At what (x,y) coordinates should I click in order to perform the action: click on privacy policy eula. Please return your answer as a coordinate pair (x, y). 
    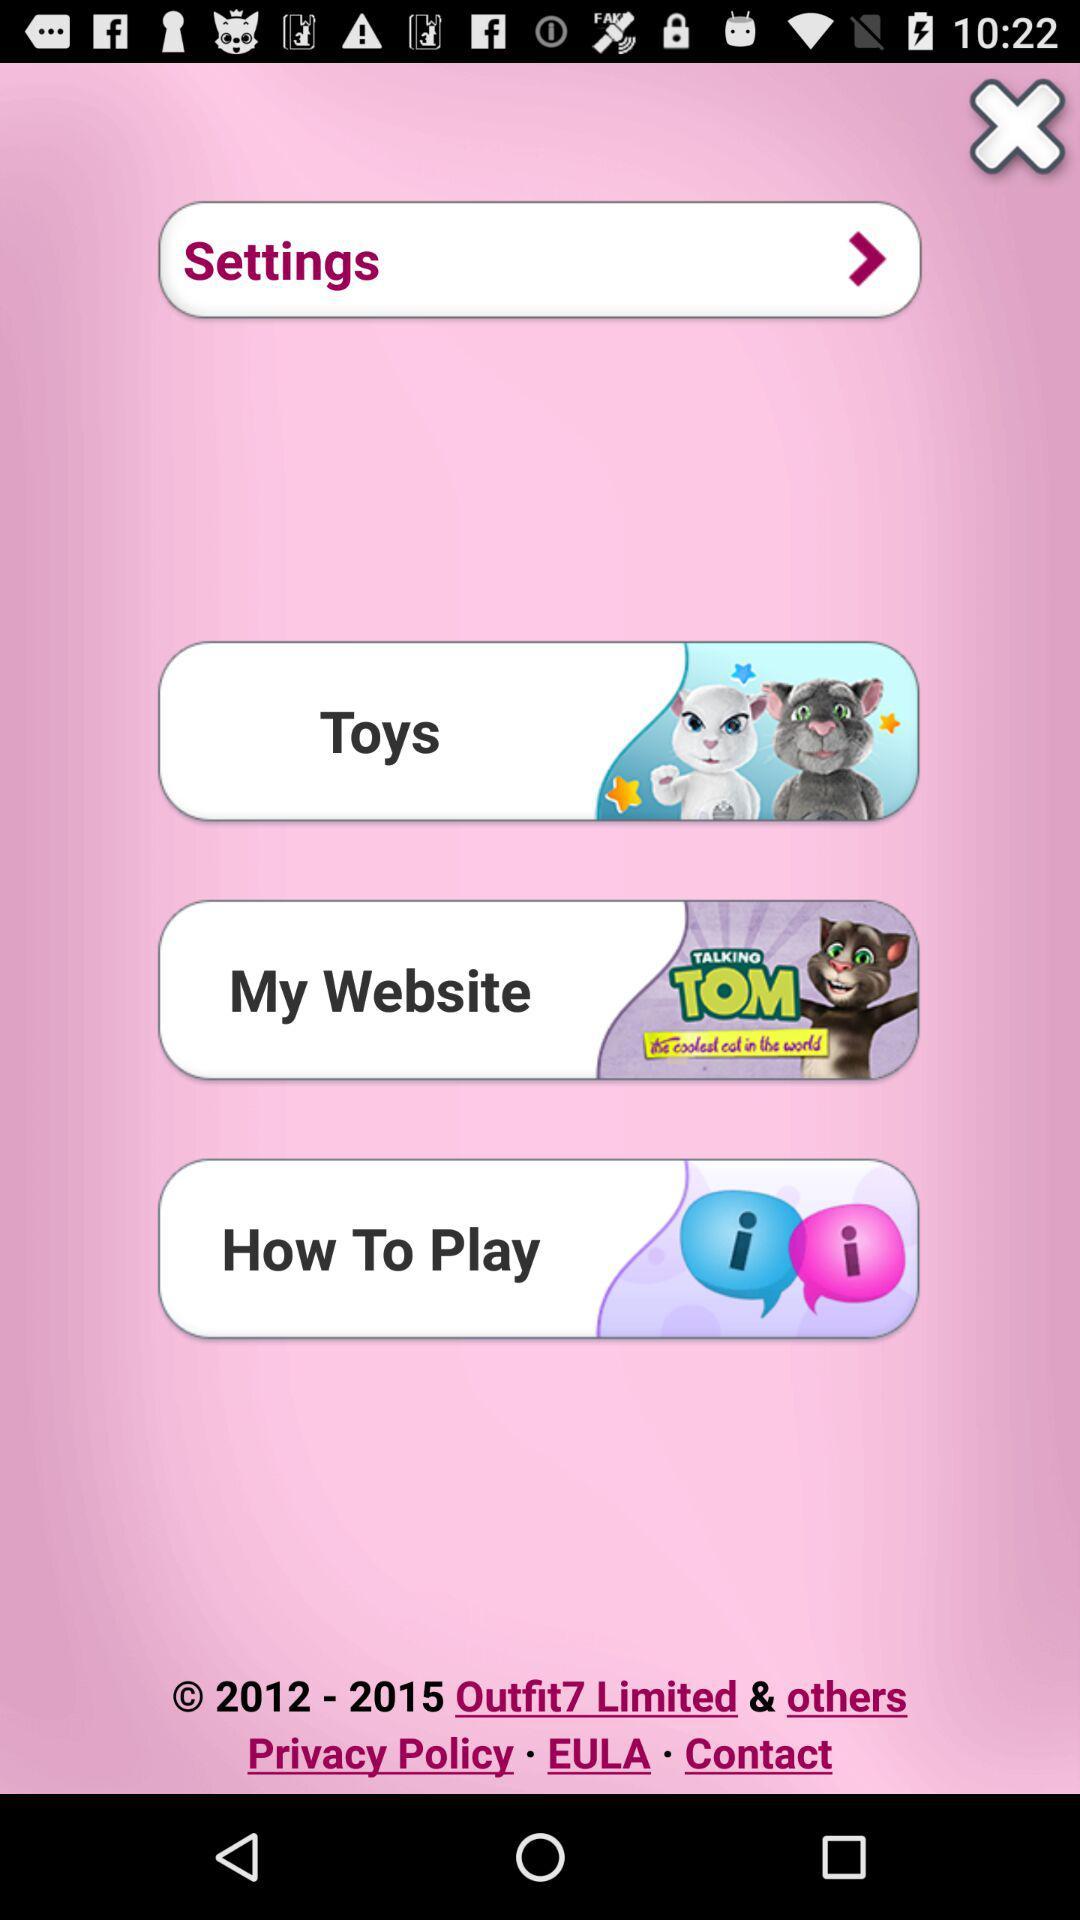
    Looking at the image, I should click on (540, 1751).